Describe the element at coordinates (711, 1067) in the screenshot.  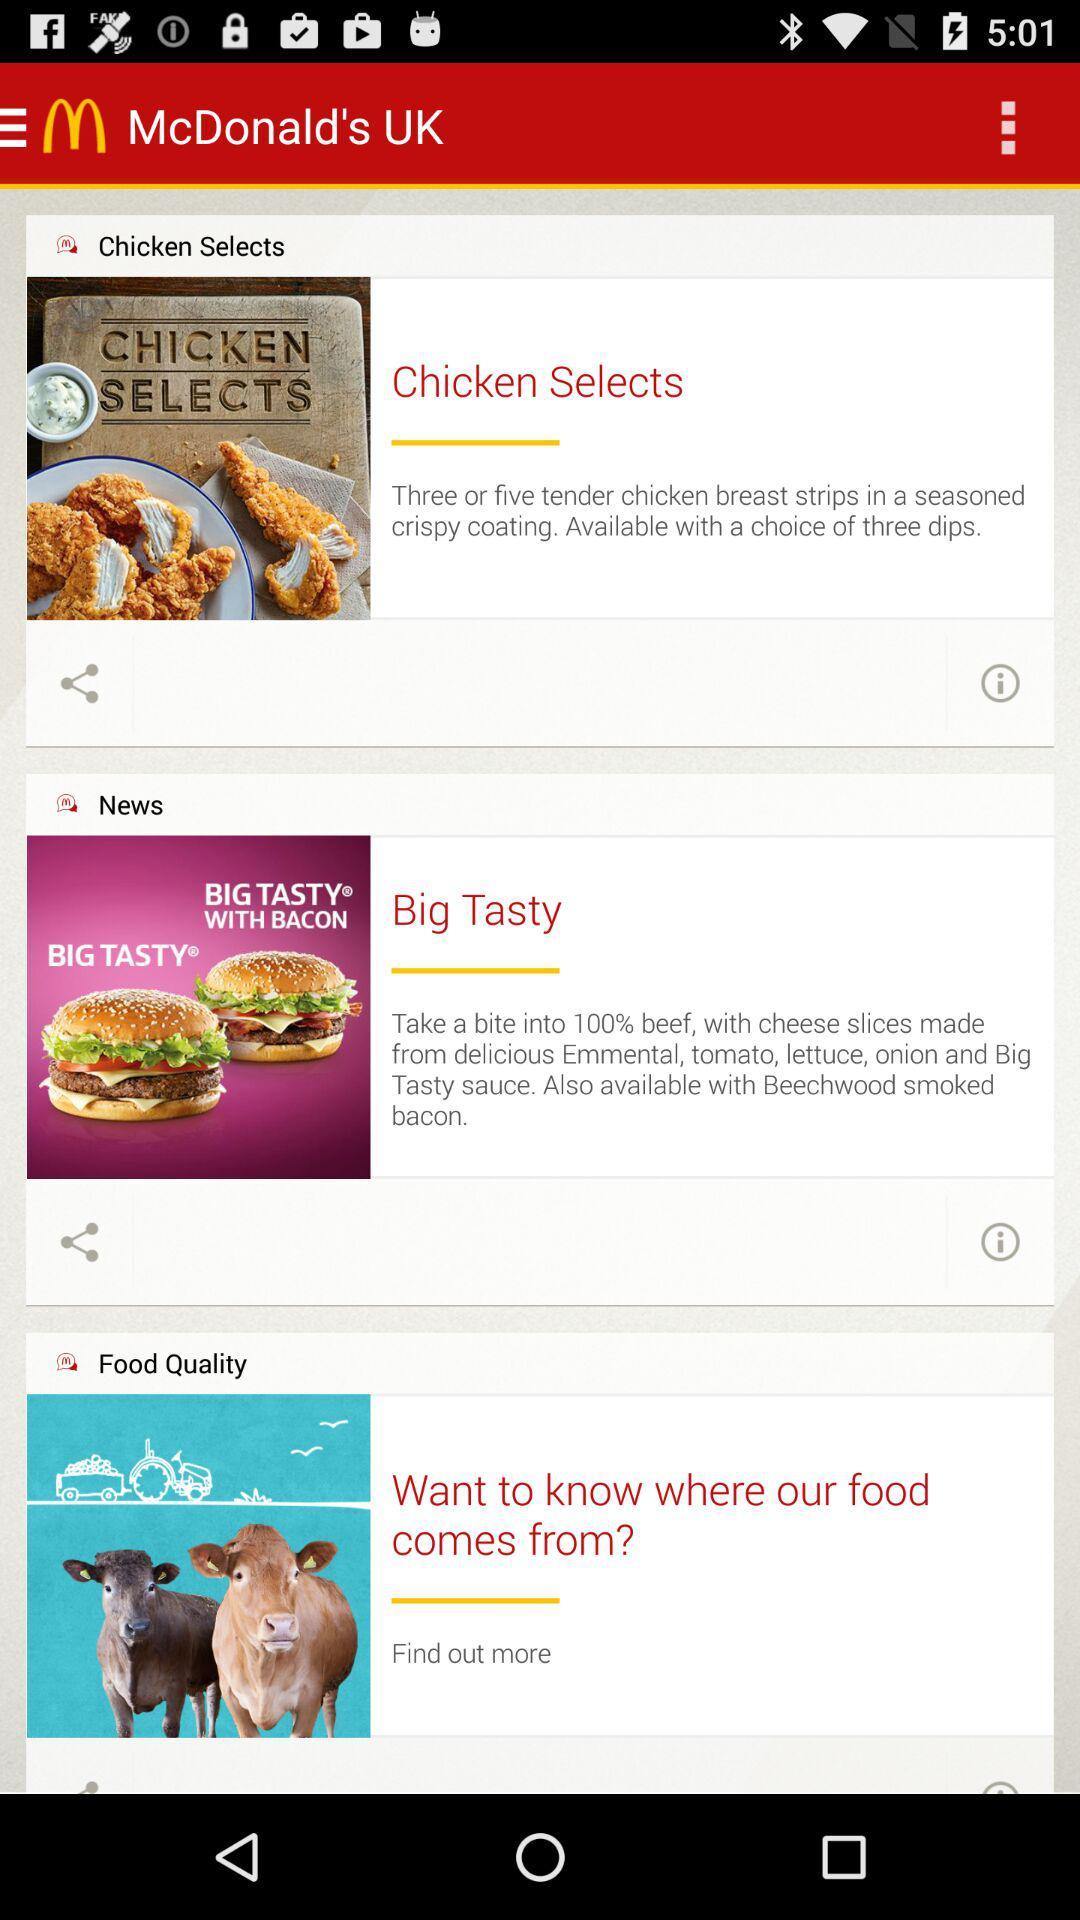
I see `take a bite item` at that location.